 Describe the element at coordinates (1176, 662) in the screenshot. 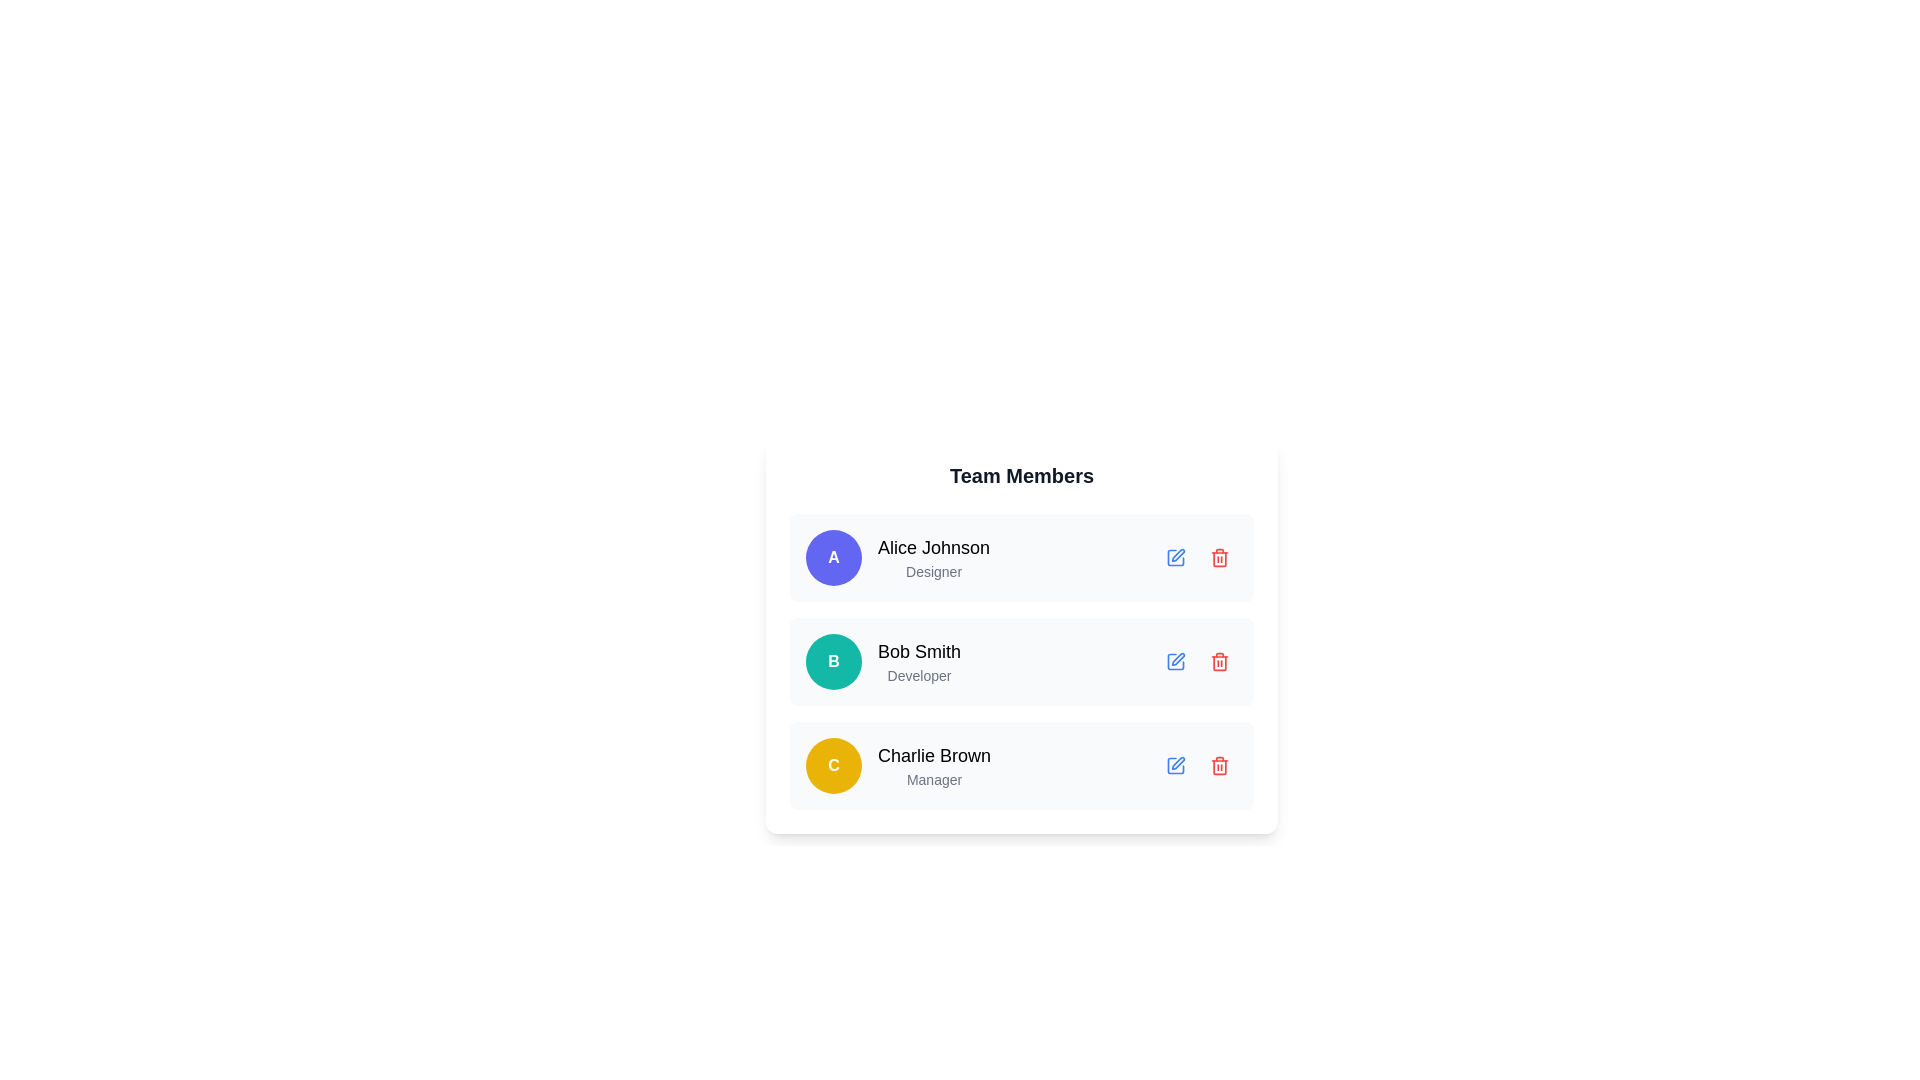

I see `the blue pencil icon button located in the second row under 'Team Members', between 'Bob Smith' and the red trash icon, to initiate the edit action` at that location.